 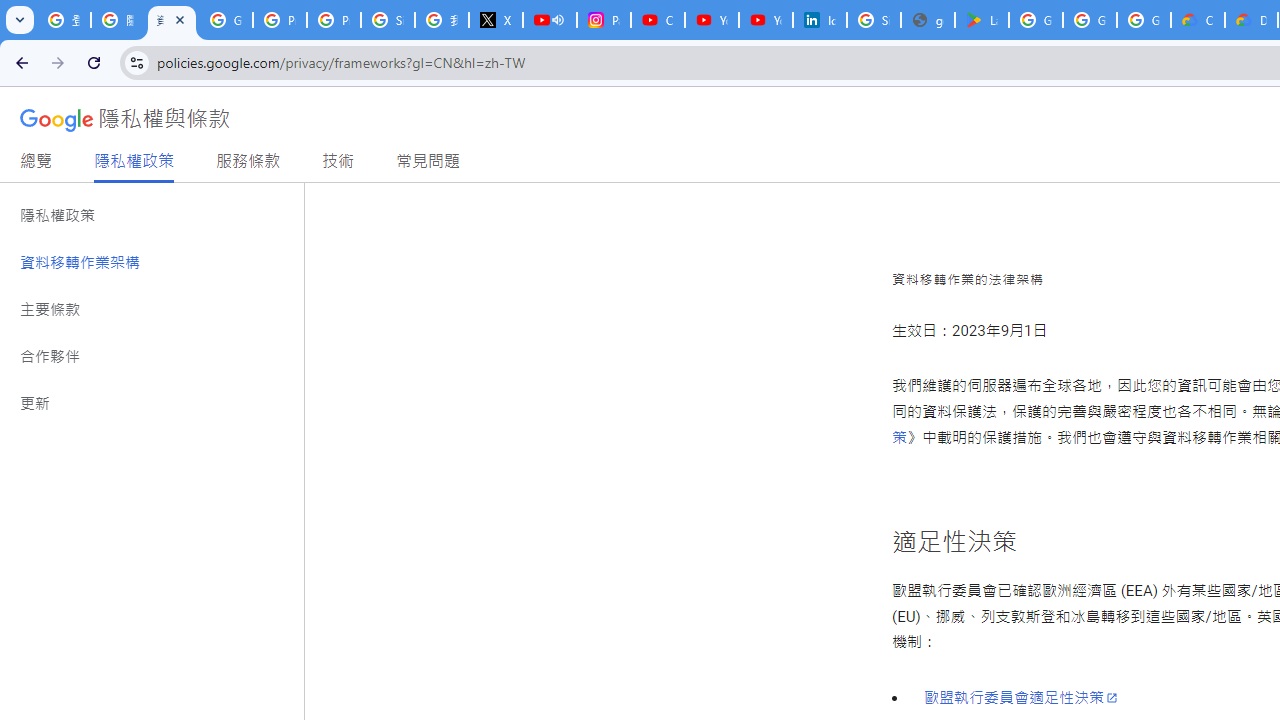 I want to click on 'Last Shelter: Survival - Apps on Google Play', so click(x=981, y=20).